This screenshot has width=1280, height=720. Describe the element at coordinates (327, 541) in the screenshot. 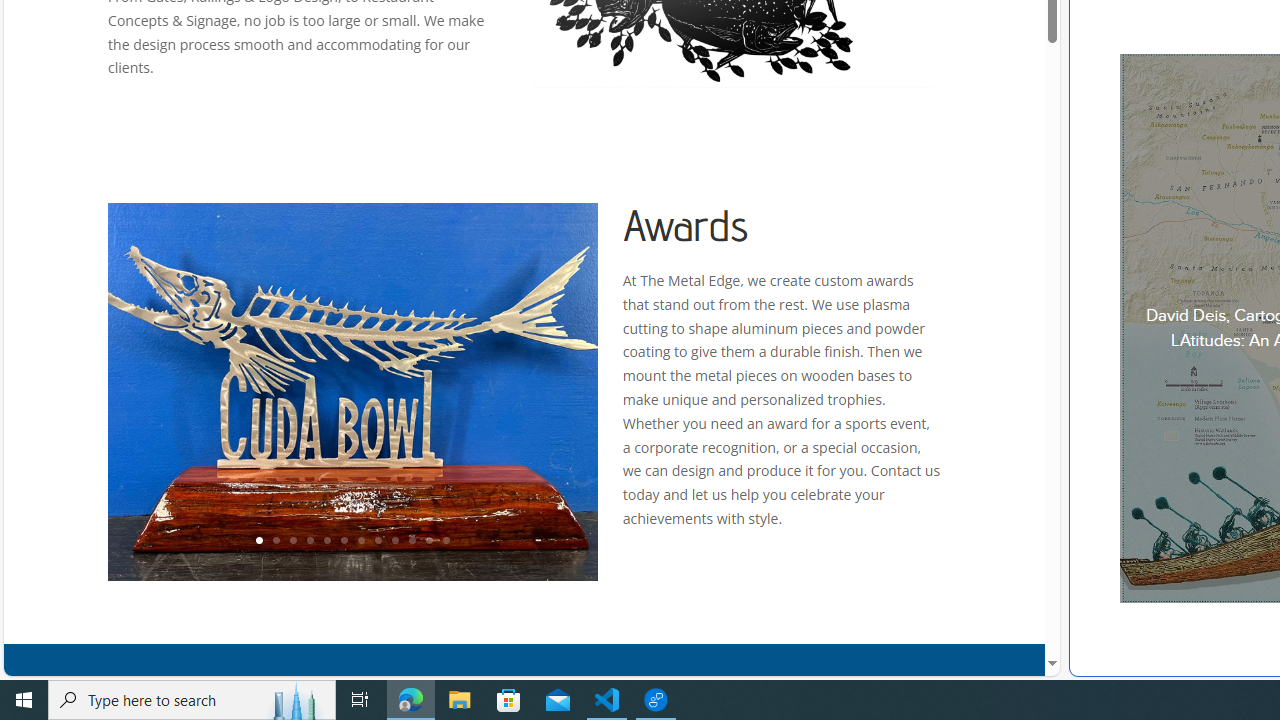

I see `'5'` at that location.